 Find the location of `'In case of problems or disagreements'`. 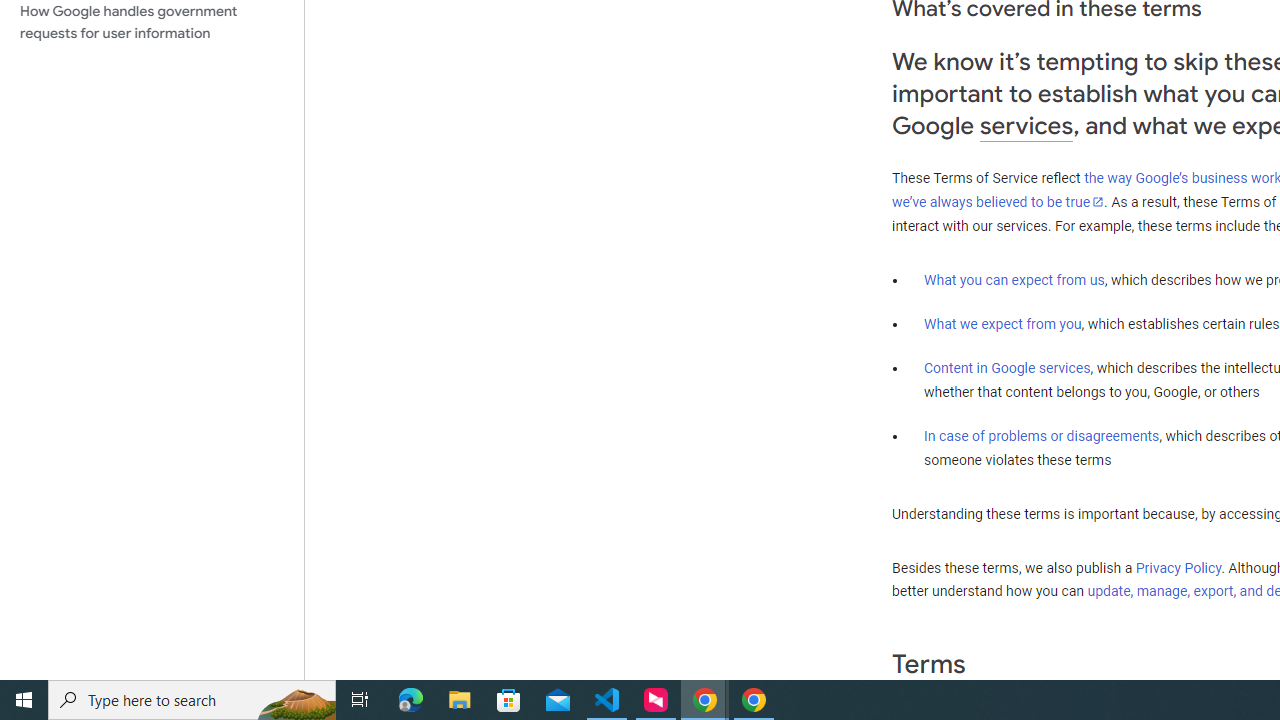

'In case of problems or disagreements' is located at coordinates (1040, 434).